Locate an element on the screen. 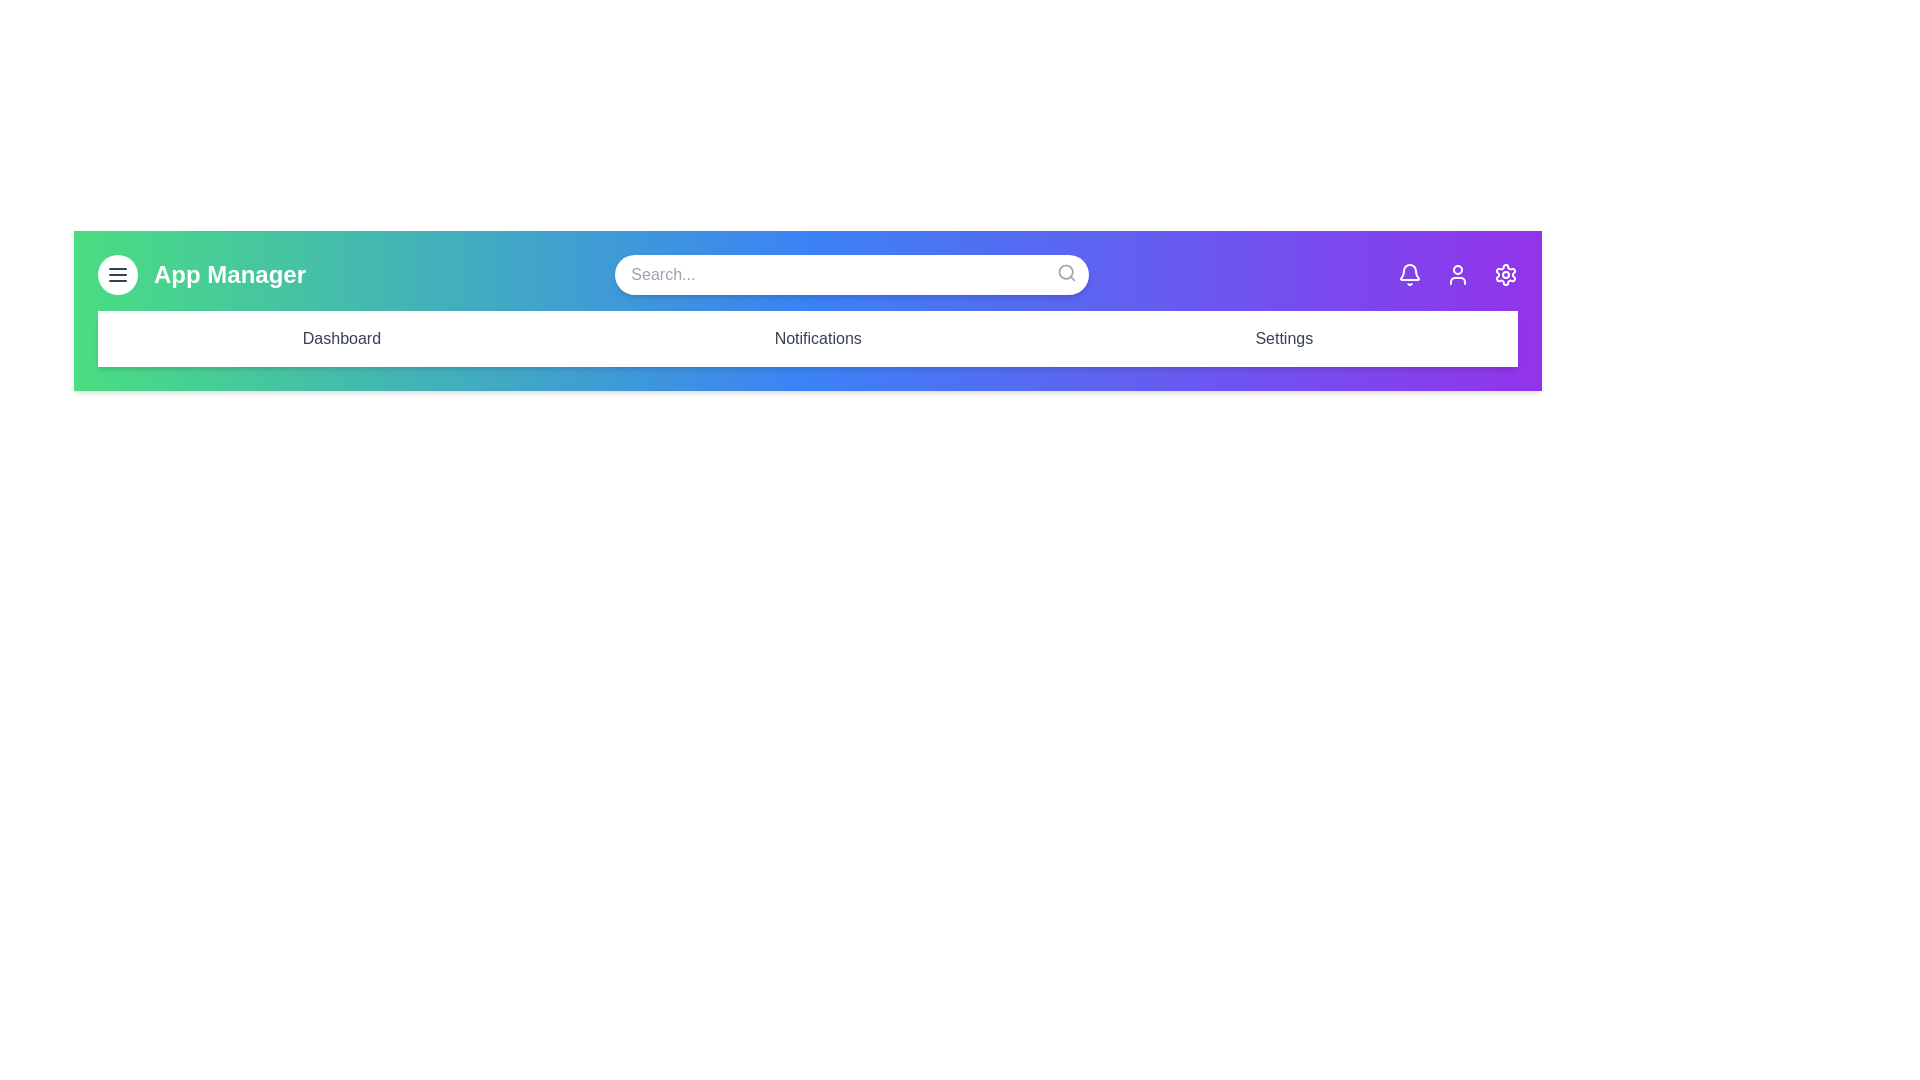 Image resolution: width=1920 pixels, height=1080 pixels. the User icon in the top right corner of the StyledAppBar component is located at coordinates (1458, 274).